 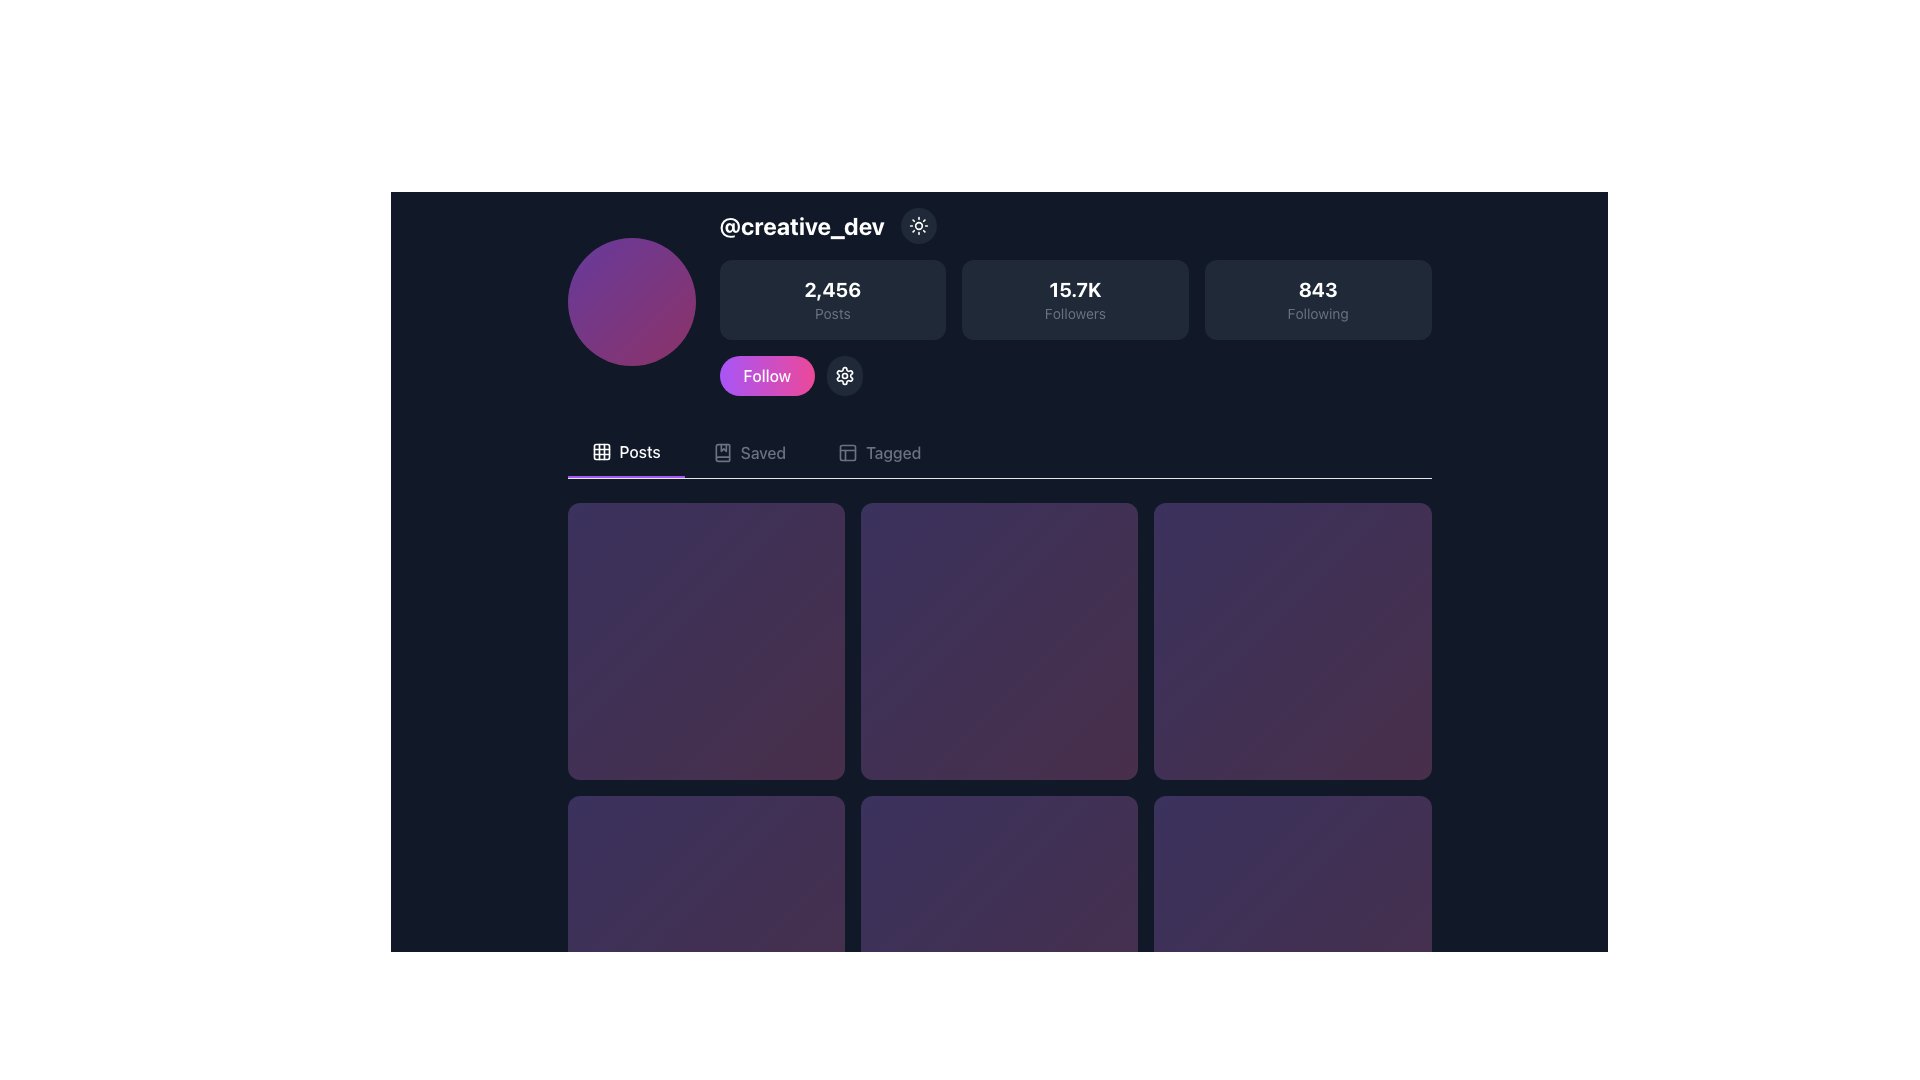 What do you see at coordinates (848, 452) in the screenshot?
I see `the 'tagged' section icon in the profile navigation bar` at bounding box center [848, 452].